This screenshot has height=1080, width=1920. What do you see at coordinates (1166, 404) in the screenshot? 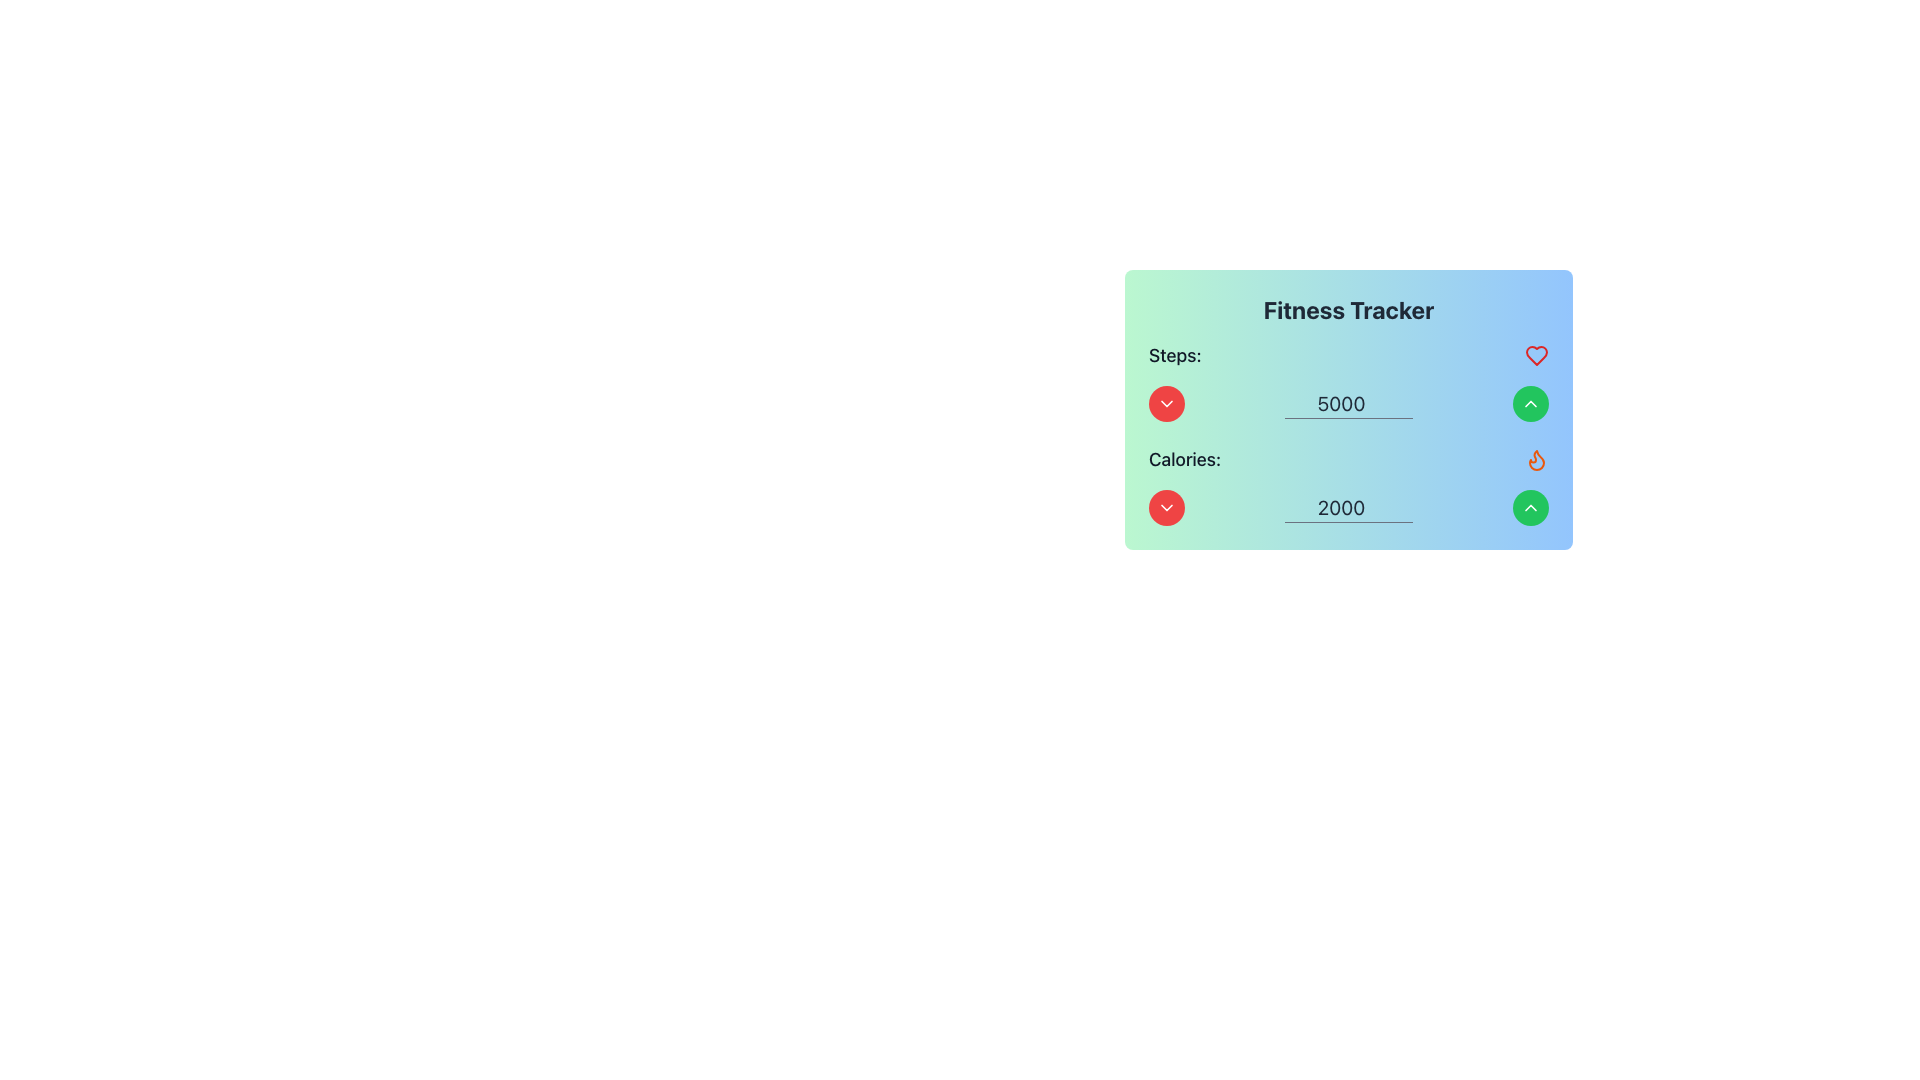
I see `the circular red button with white text and a downward-pointing chevron icon located within the 'Fitness Tracker' widget to decrement the value` at bounding box center [1166, 404].